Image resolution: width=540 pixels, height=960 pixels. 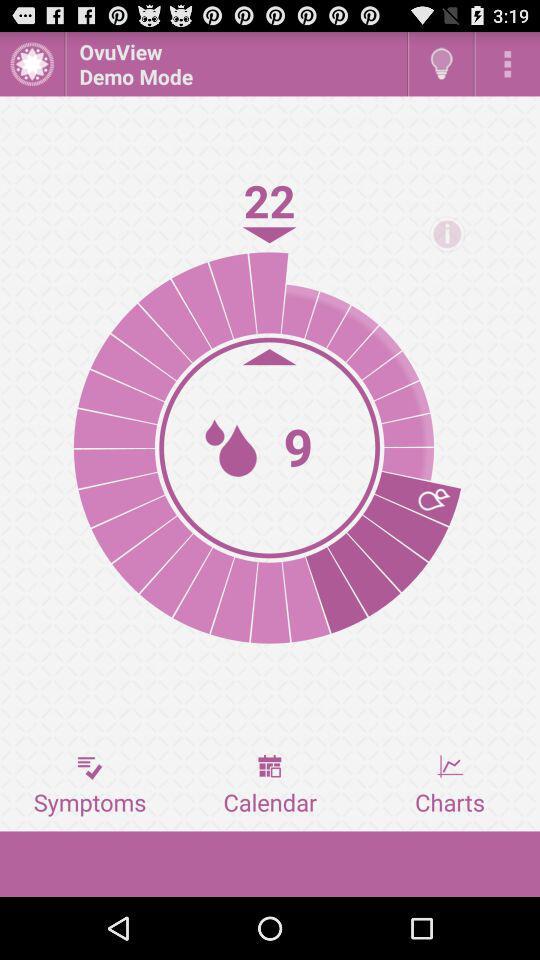 What do you see at coordinates (270, 863) in the screenshot?
I see `the button below the symptoms button` at bounding box center [270, 863].